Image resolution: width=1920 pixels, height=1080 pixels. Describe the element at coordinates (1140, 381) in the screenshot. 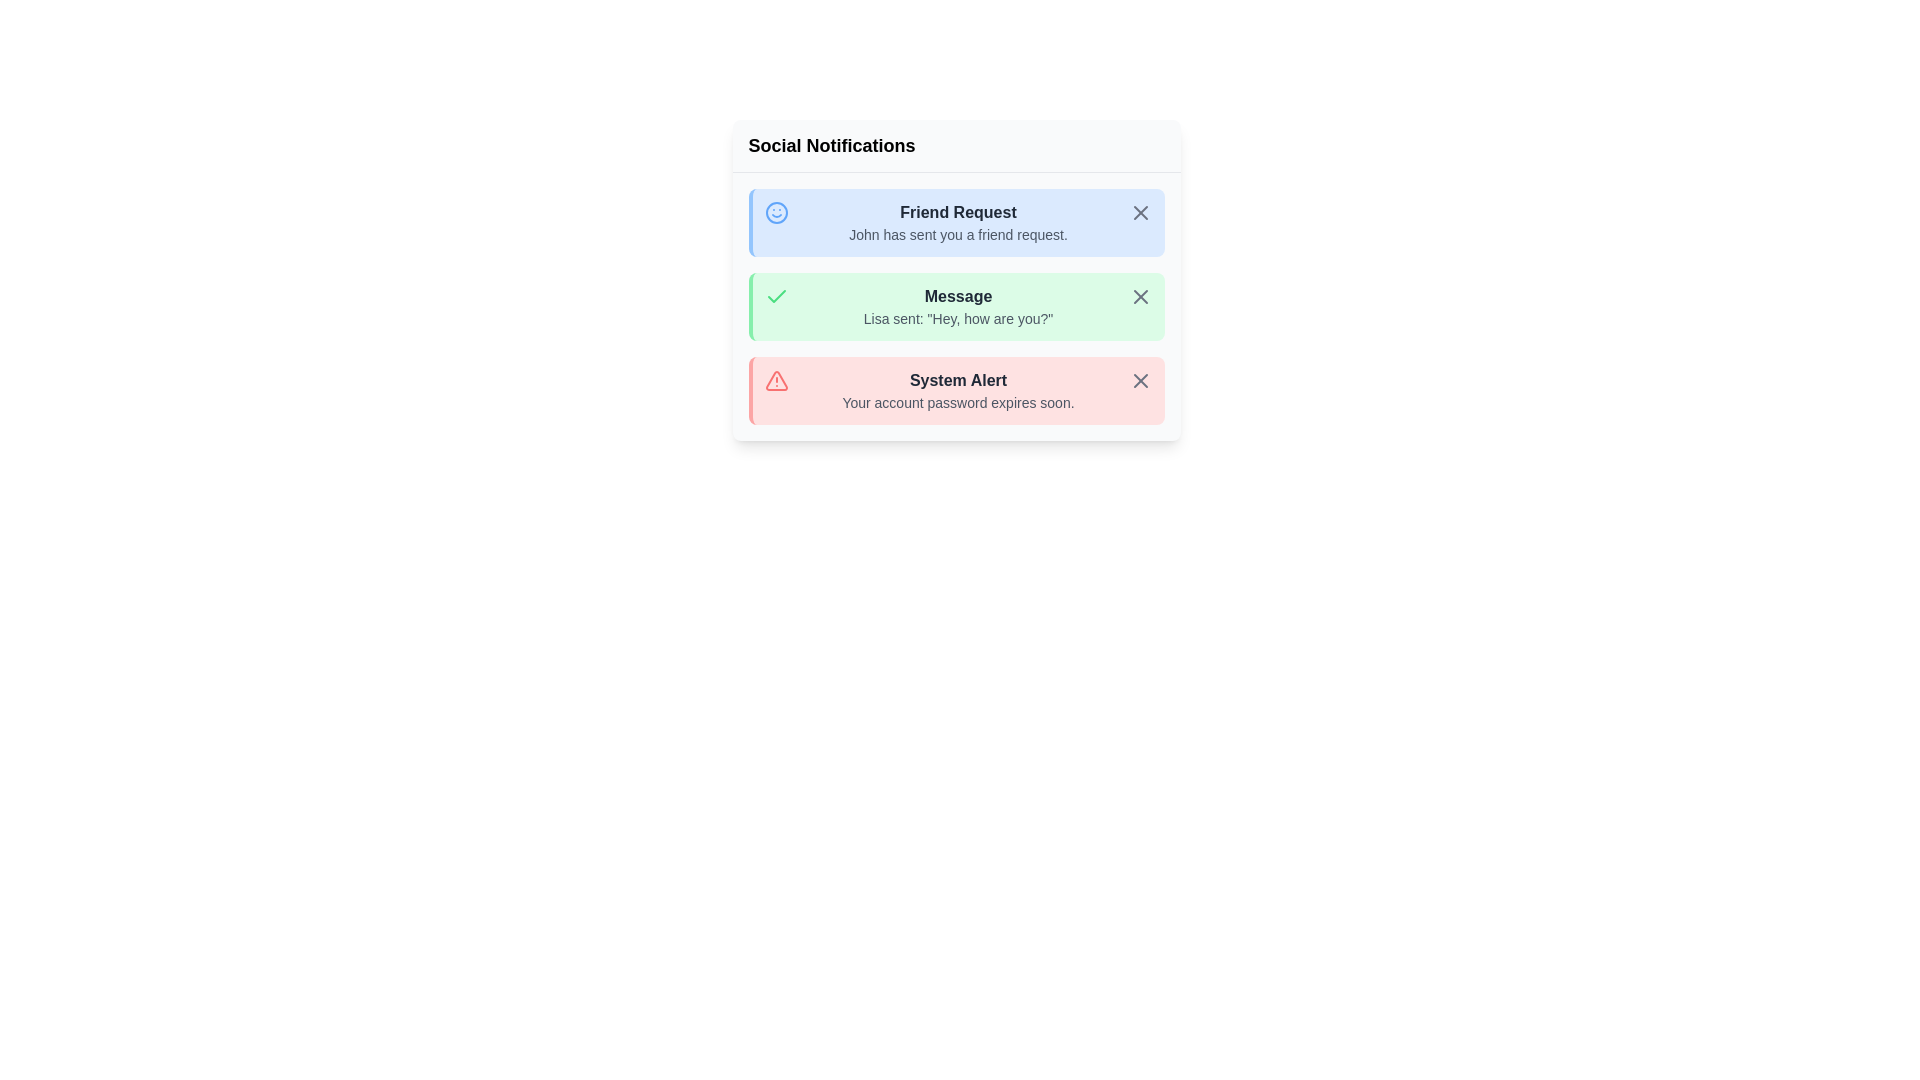

I see `the dismissal button located in the top-right corner of the 'System Alert' notification card` at that location.